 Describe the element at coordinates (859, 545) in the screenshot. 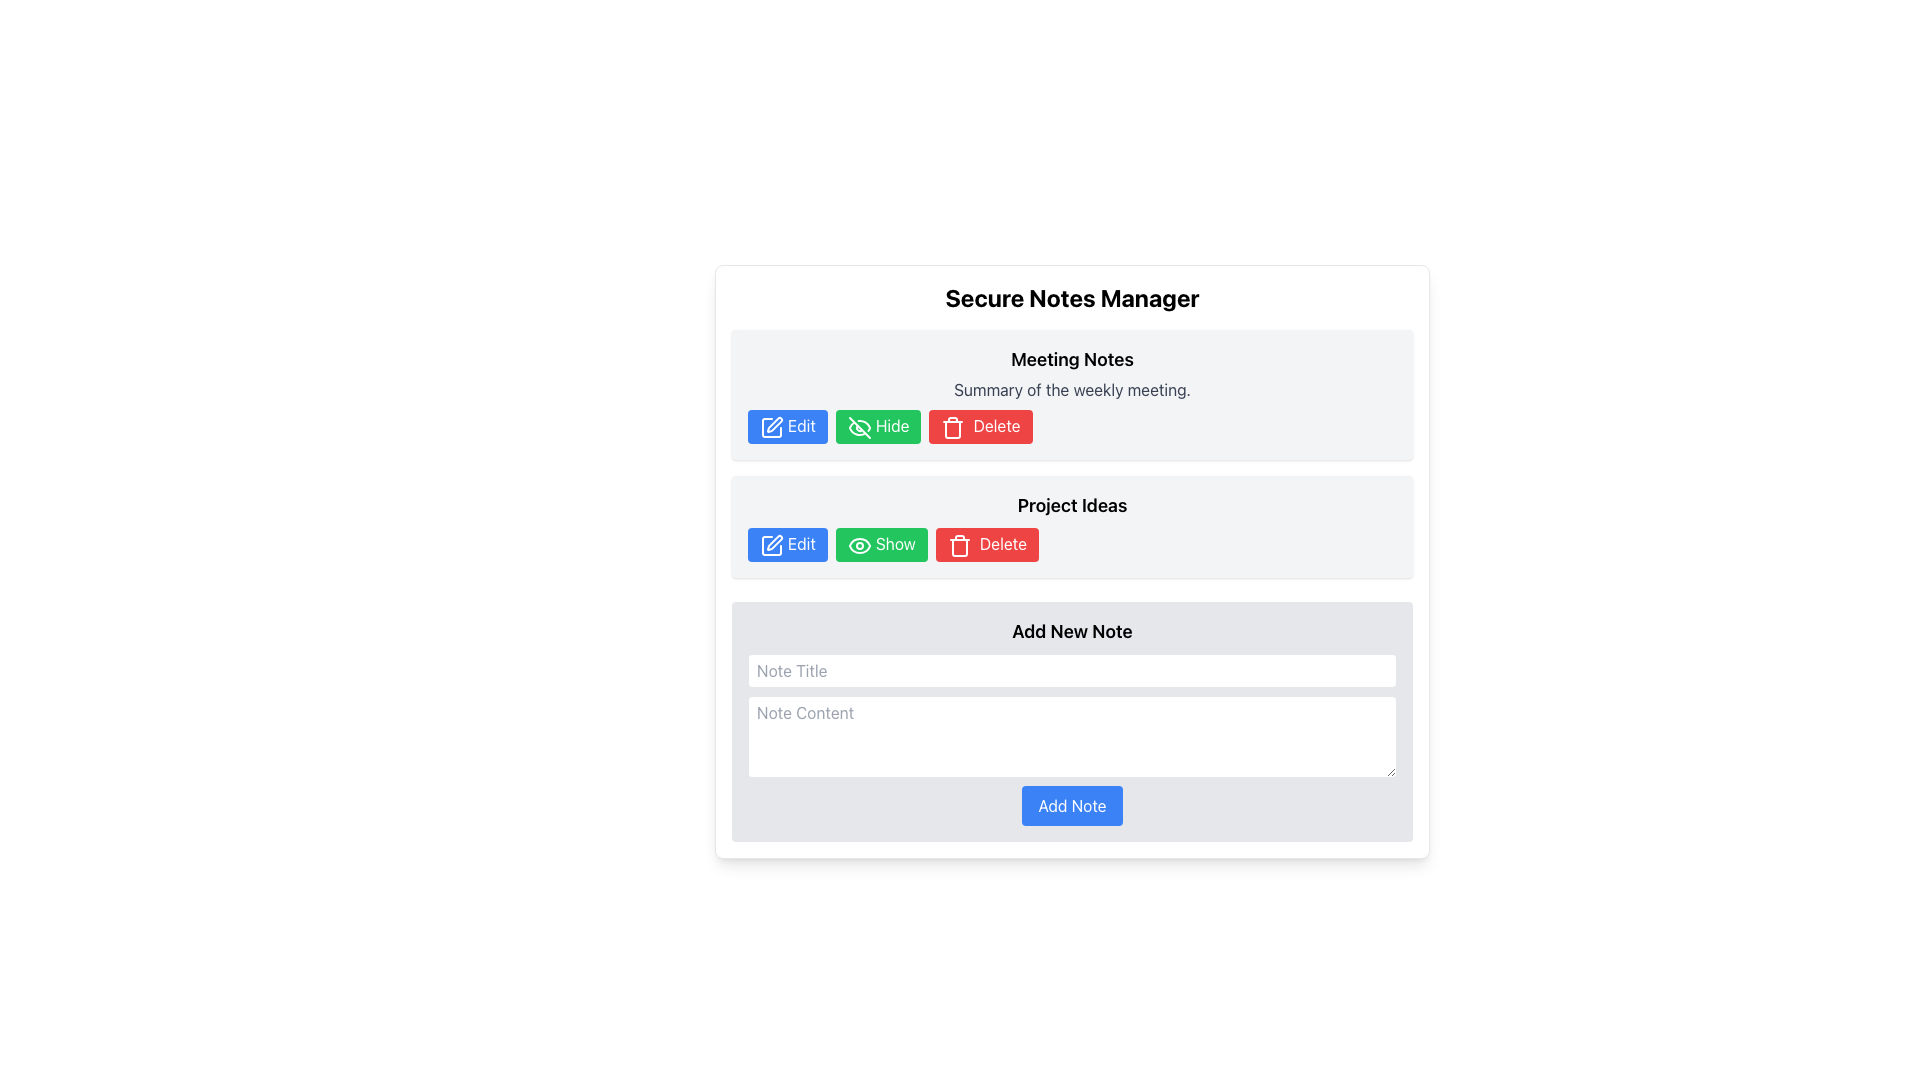

I see `the outer elliptical curve of the eye icon, which signifies the 'Show' functionality in the 'Project Ideas' section's second action button` at that location.